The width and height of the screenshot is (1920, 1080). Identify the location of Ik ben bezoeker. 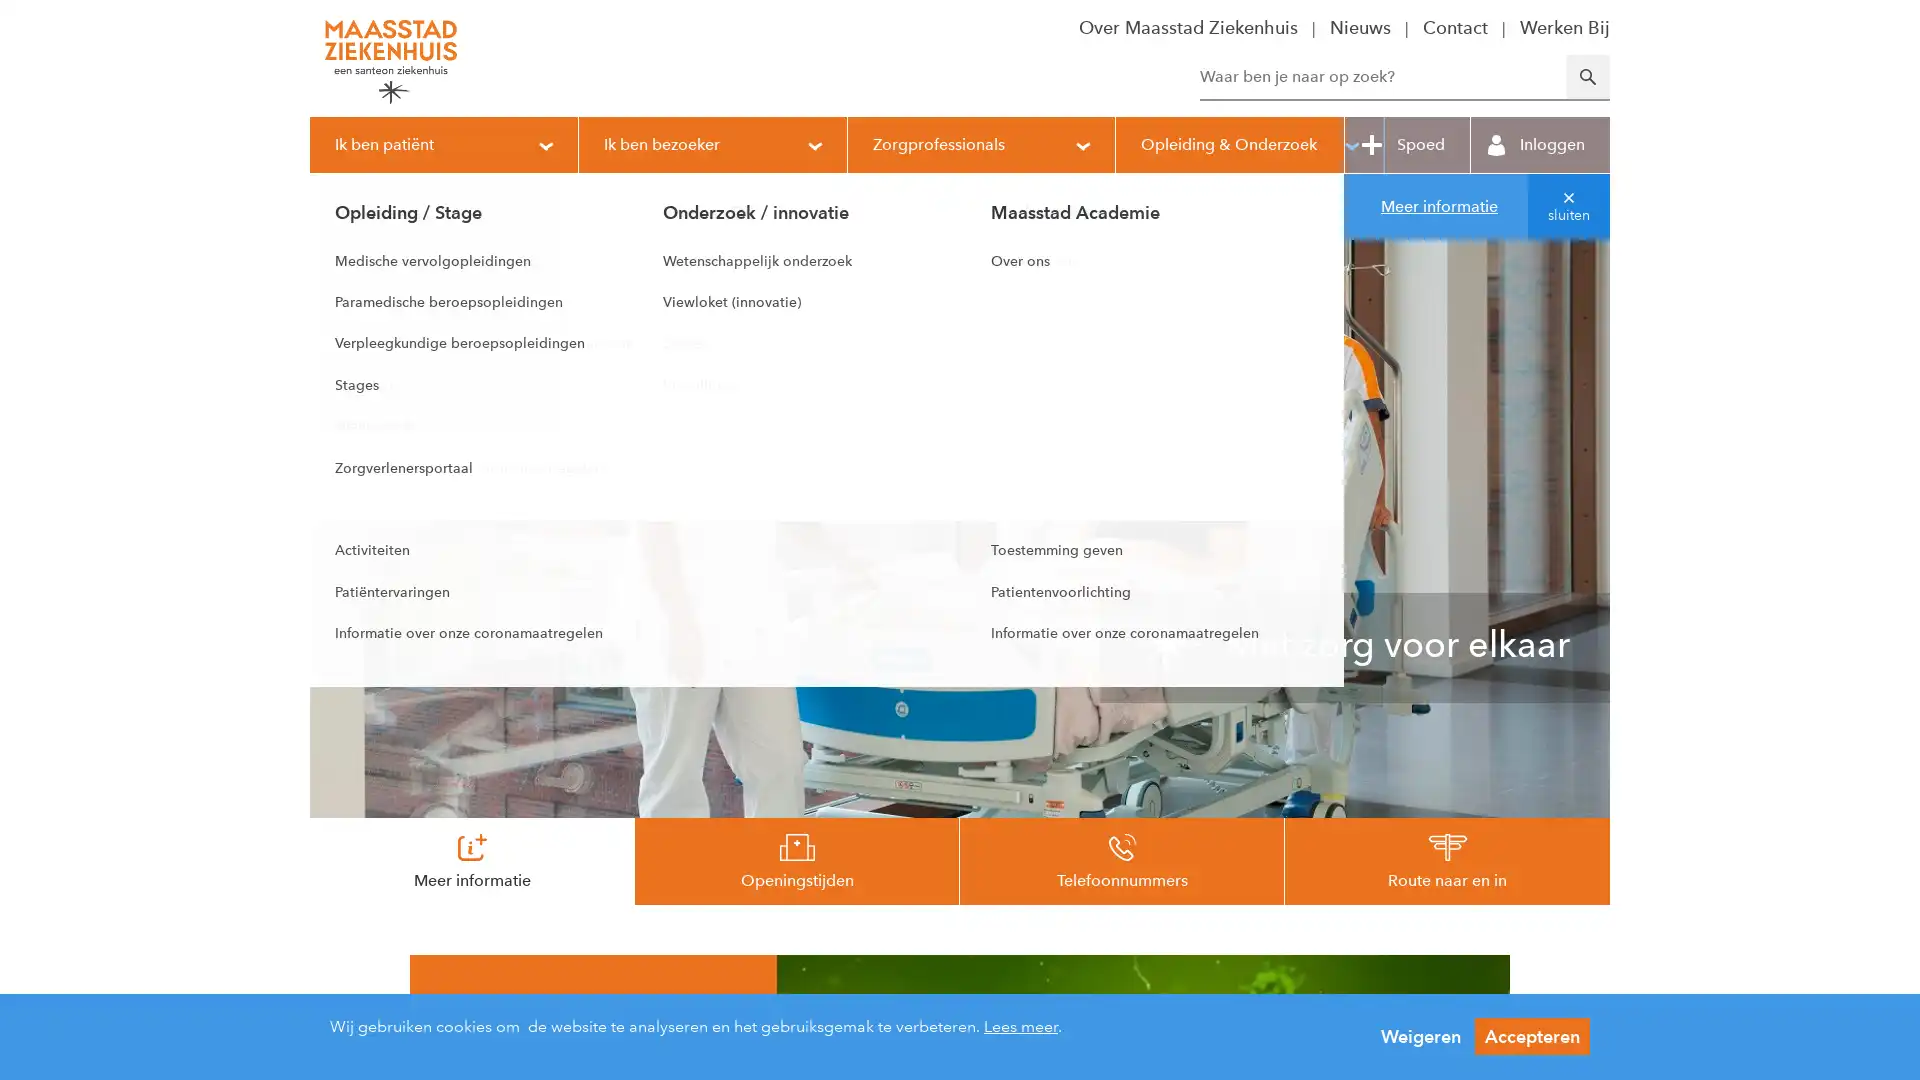
(711, 144).